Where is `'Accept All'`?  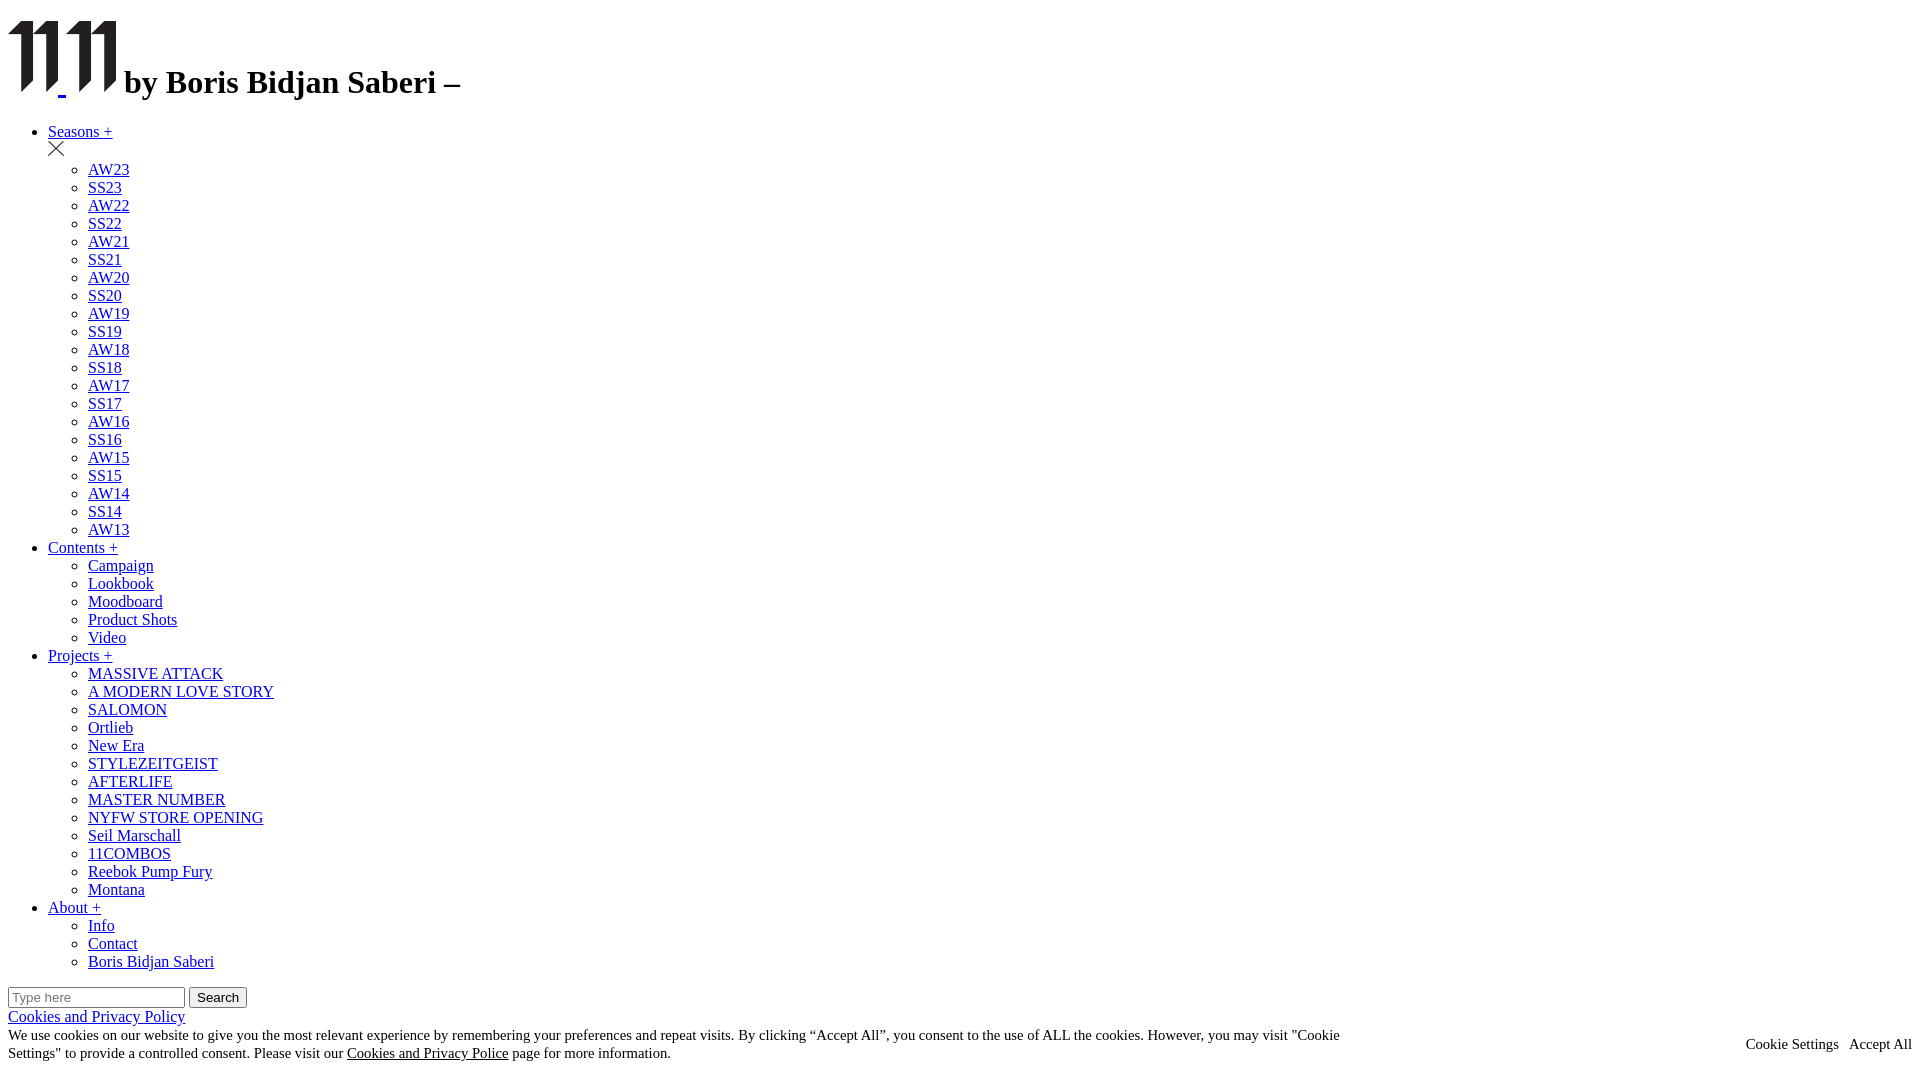
'Accept All' is located at coordinates (1879, 1043).